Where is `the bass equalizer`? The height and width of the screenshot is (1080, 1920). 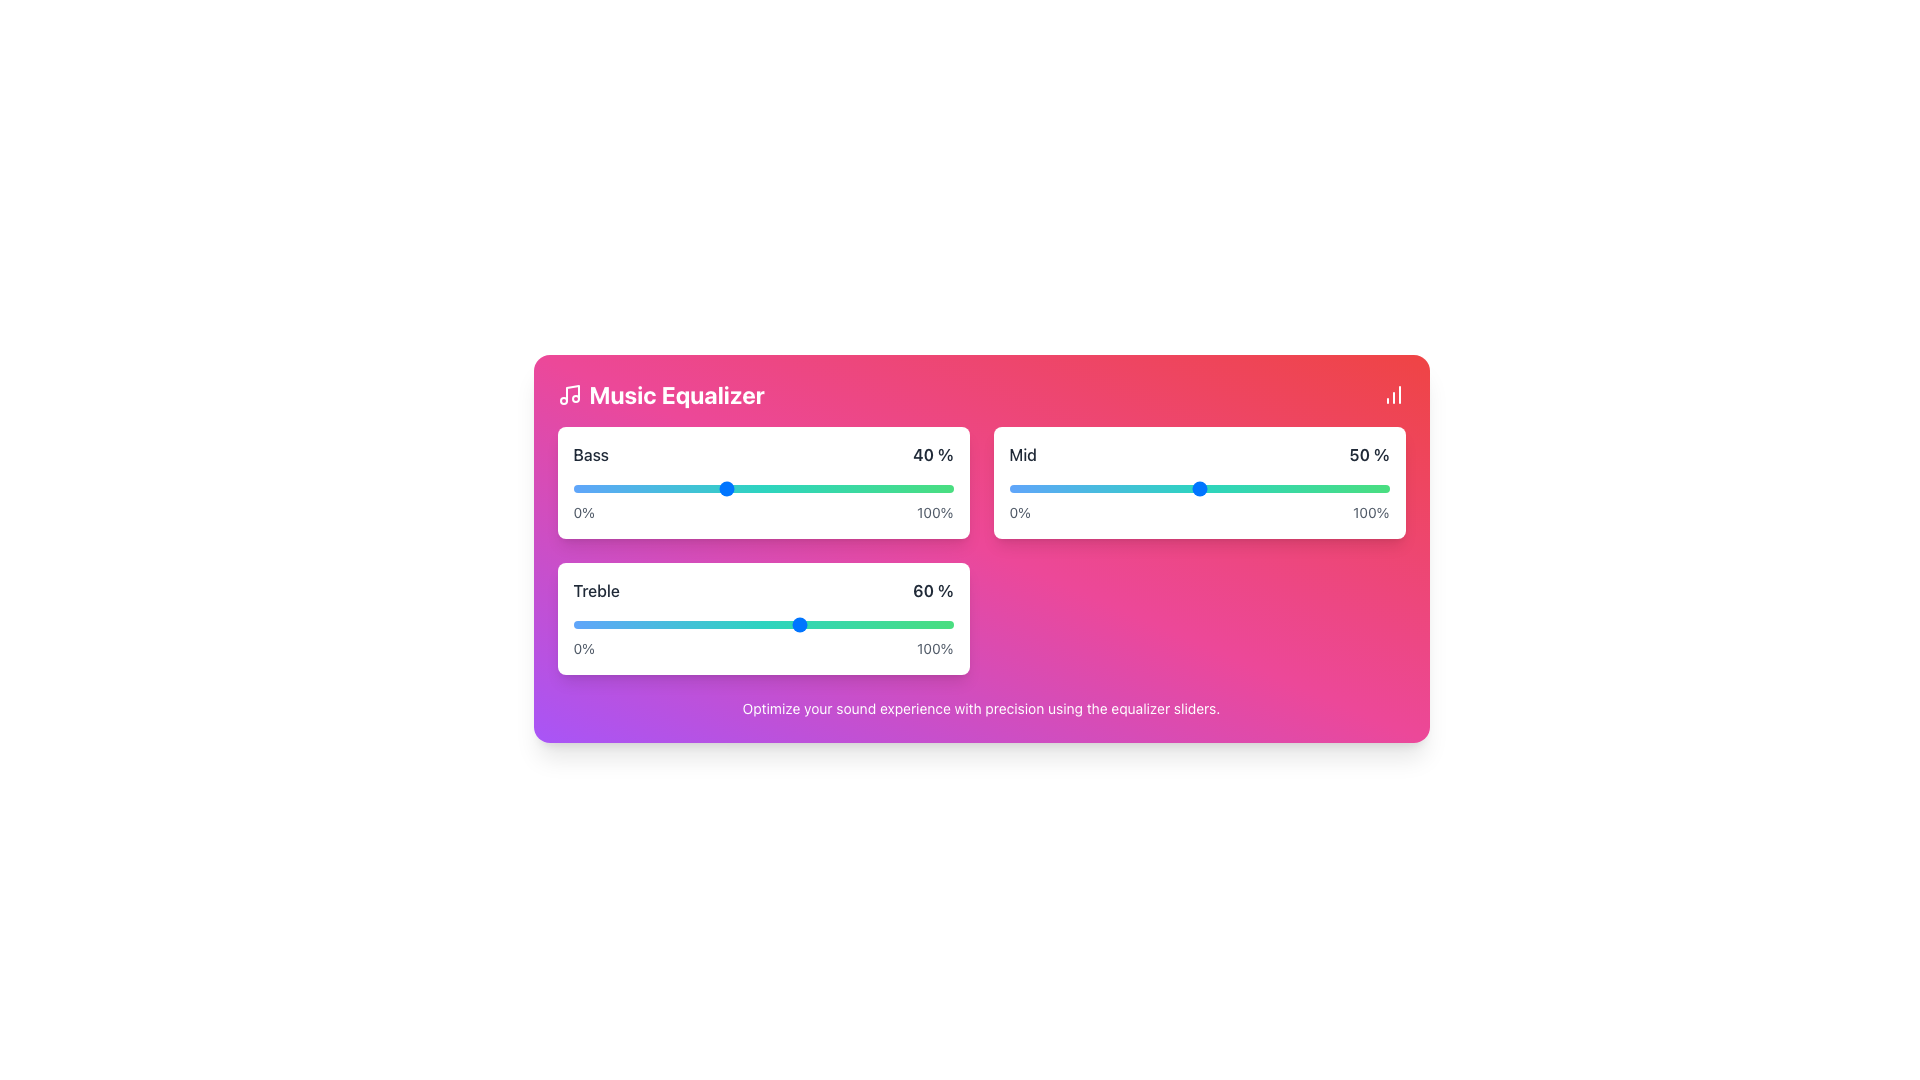
the bass equalizer is located at coordinates (724, 489).